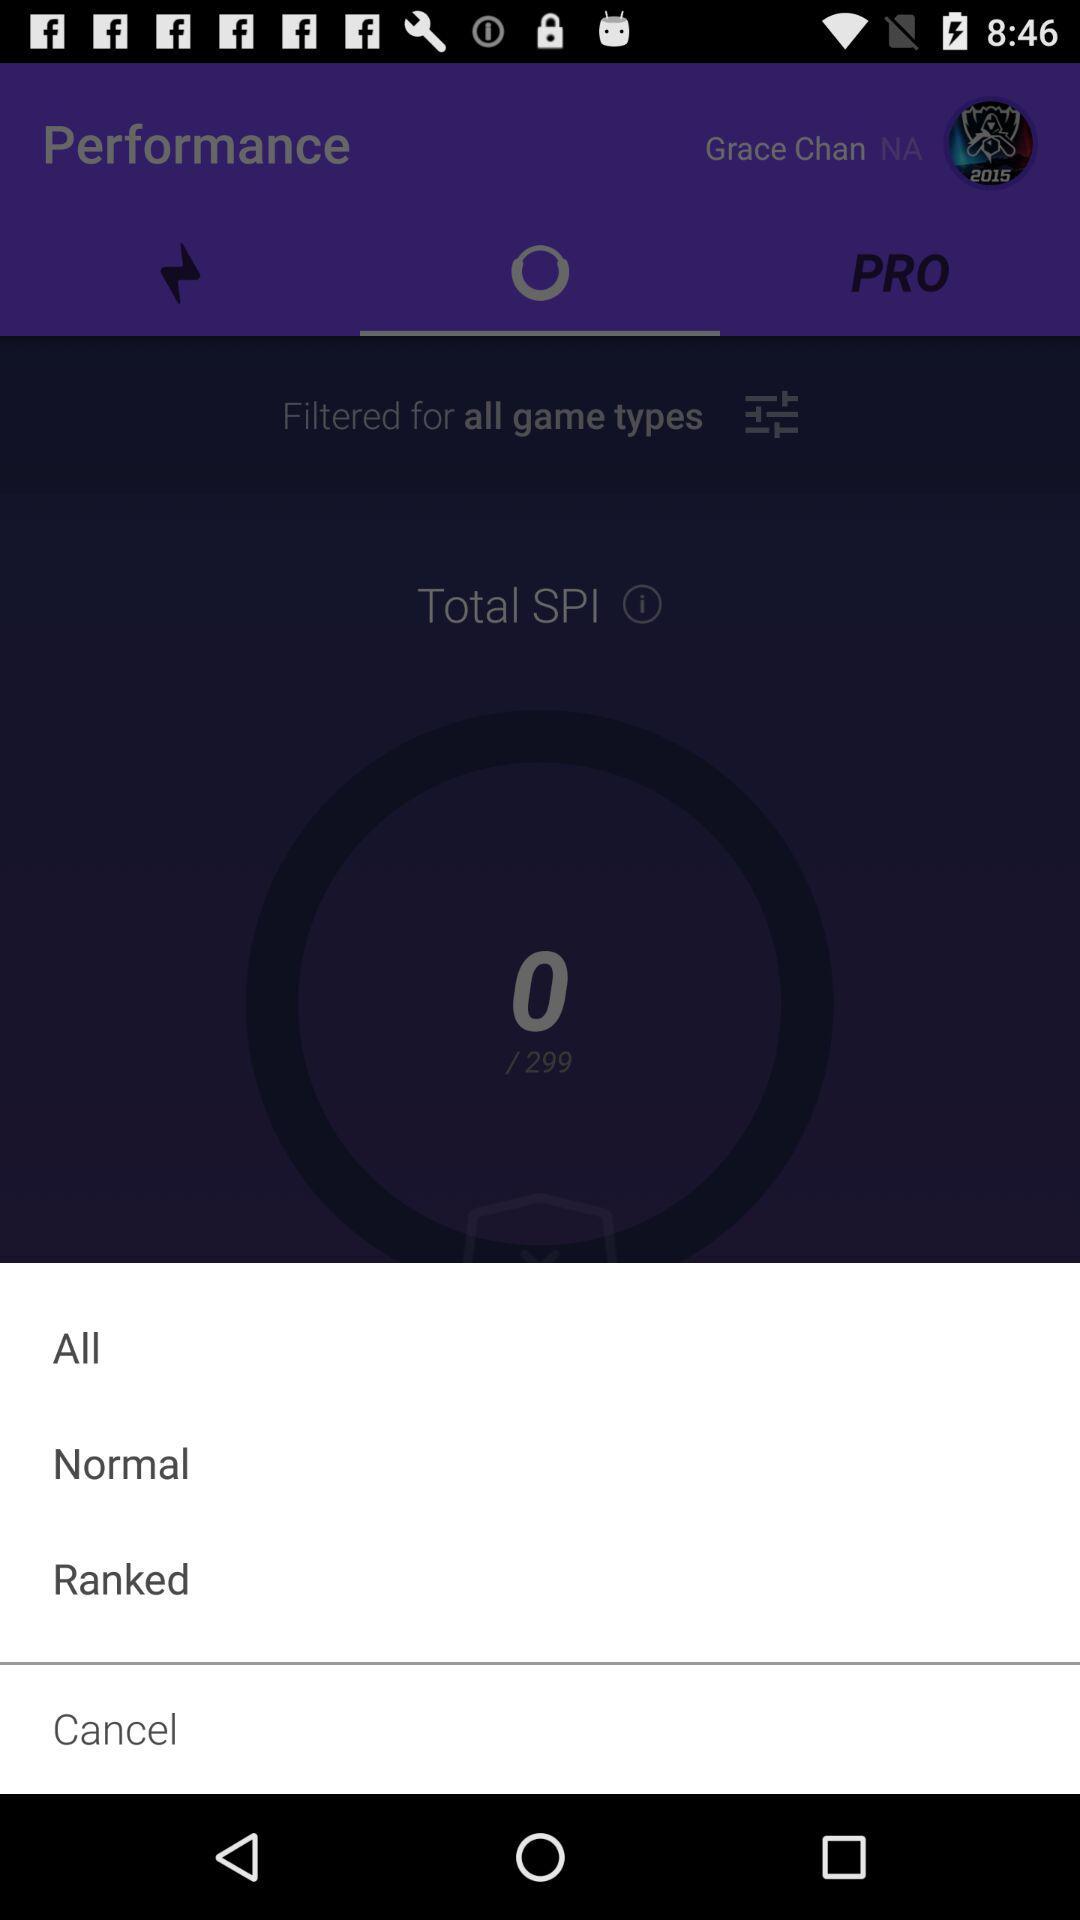 Image resolution: width=1080 pixels, height=1920 pixels. Describe the element at coordinates (540, 1462) in the screenshot. I see `icon above ranked item` at that location.